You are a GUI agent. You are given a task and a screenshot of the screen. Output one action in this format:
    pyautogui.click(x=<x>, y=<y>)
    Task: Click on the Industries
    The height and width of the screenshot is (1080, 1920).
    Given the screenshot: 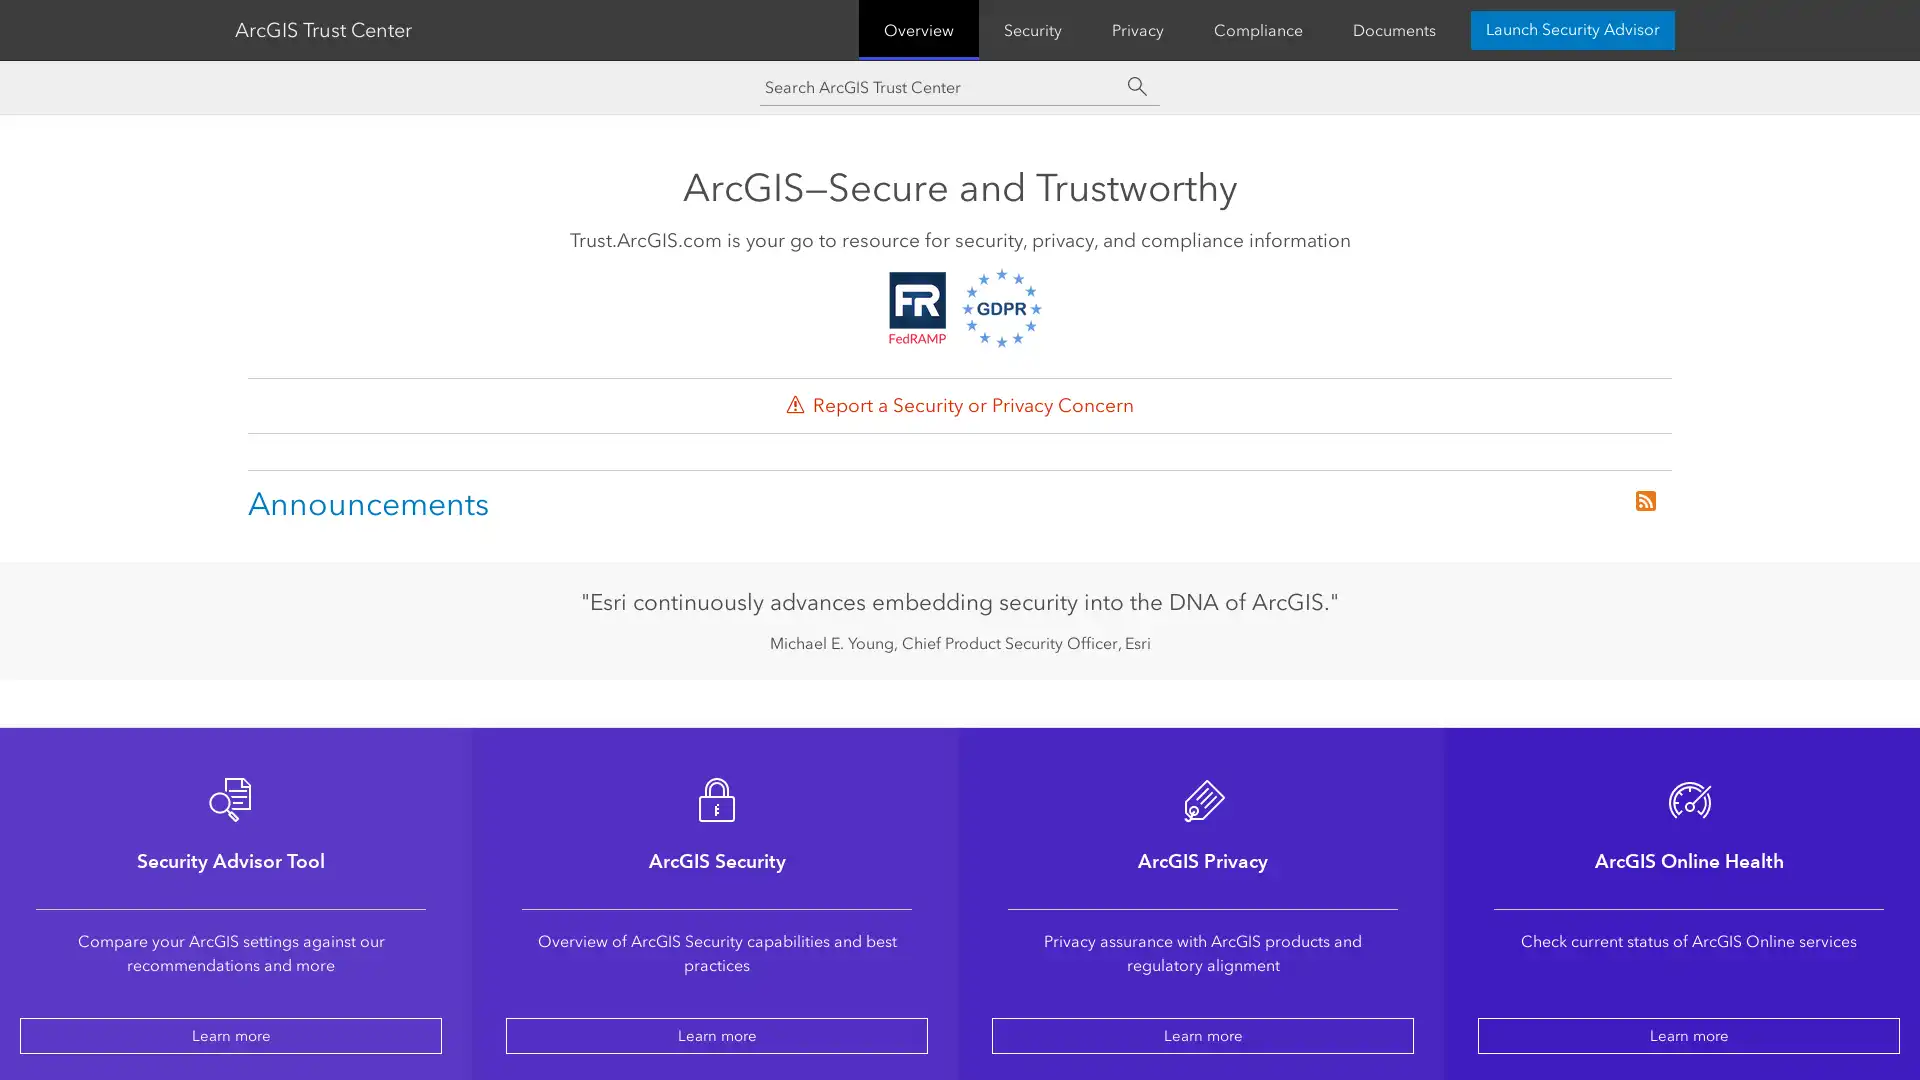 What is the action you would take?
    pyautogui.click(x=497, y=27)
    